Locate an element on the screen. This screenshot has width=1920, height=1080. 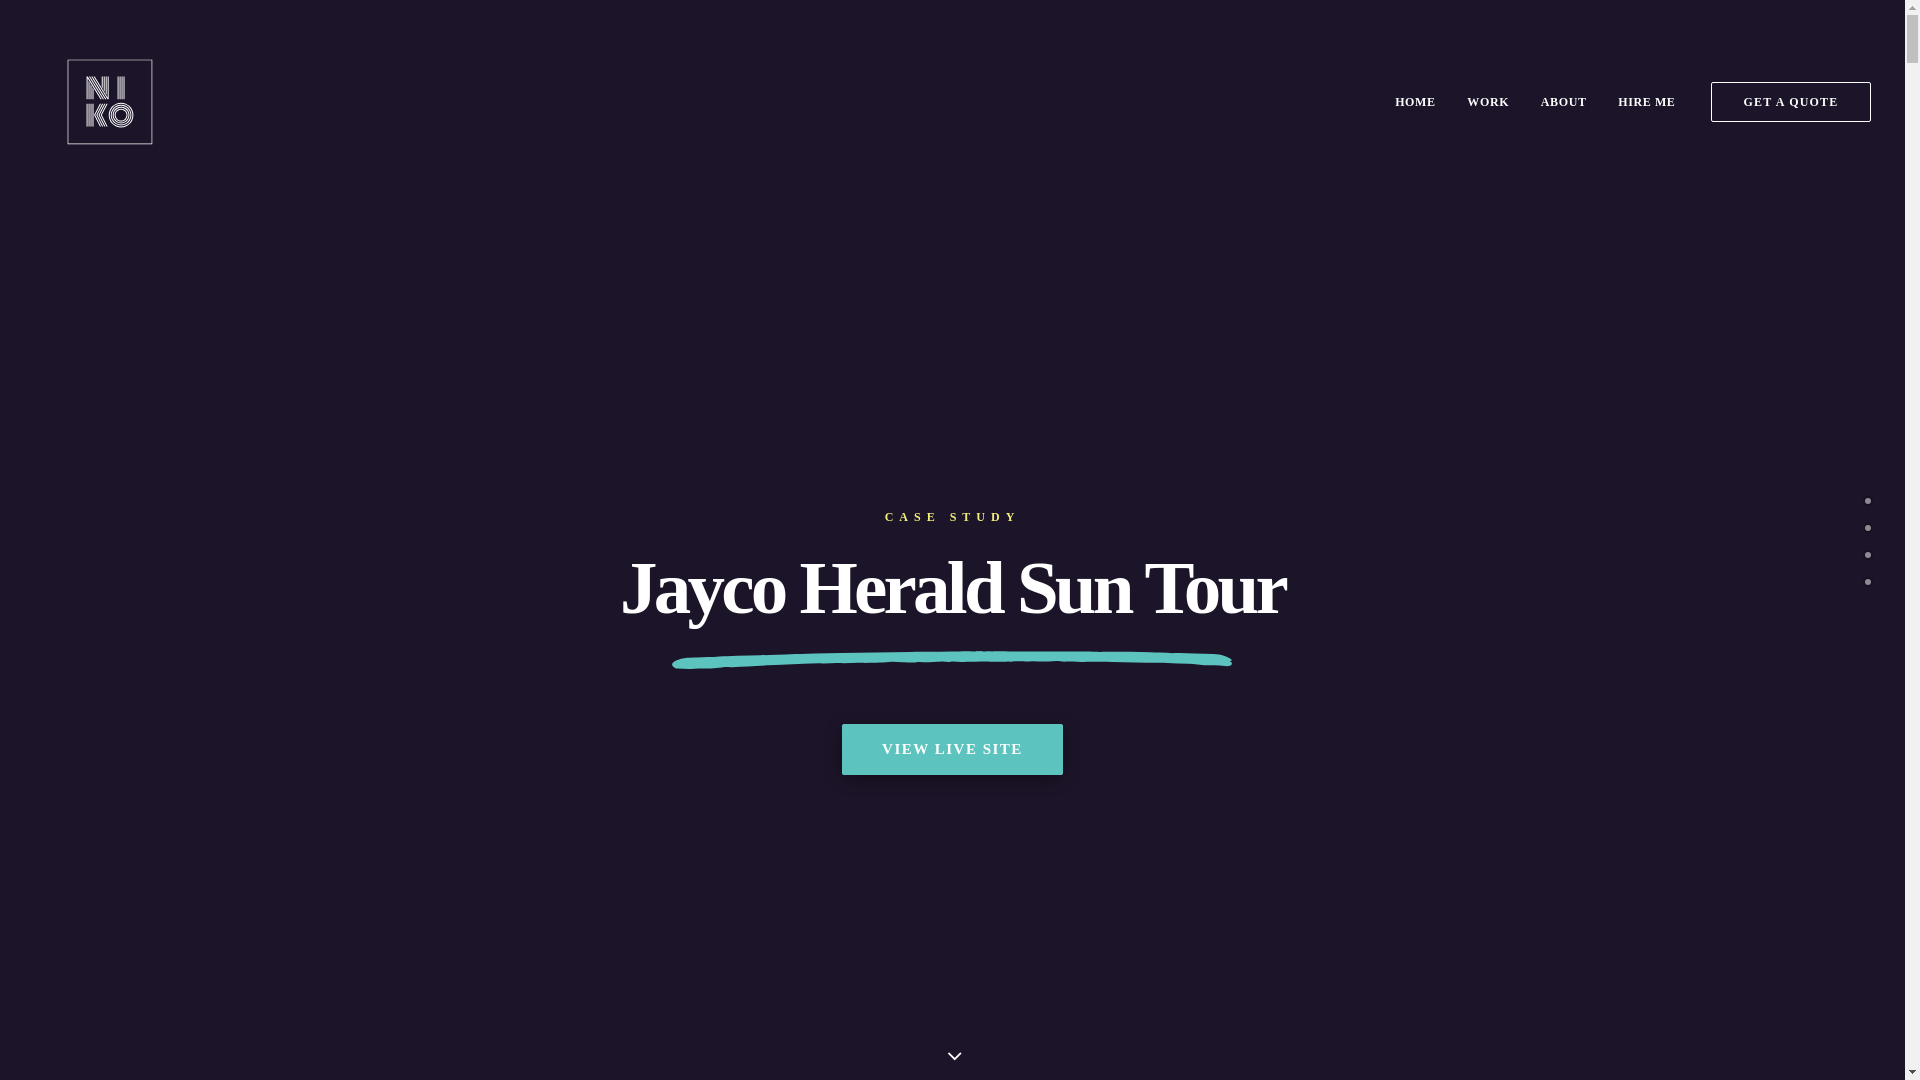
'VIEW LIVE SITE' is located at coordinates (951, 749).